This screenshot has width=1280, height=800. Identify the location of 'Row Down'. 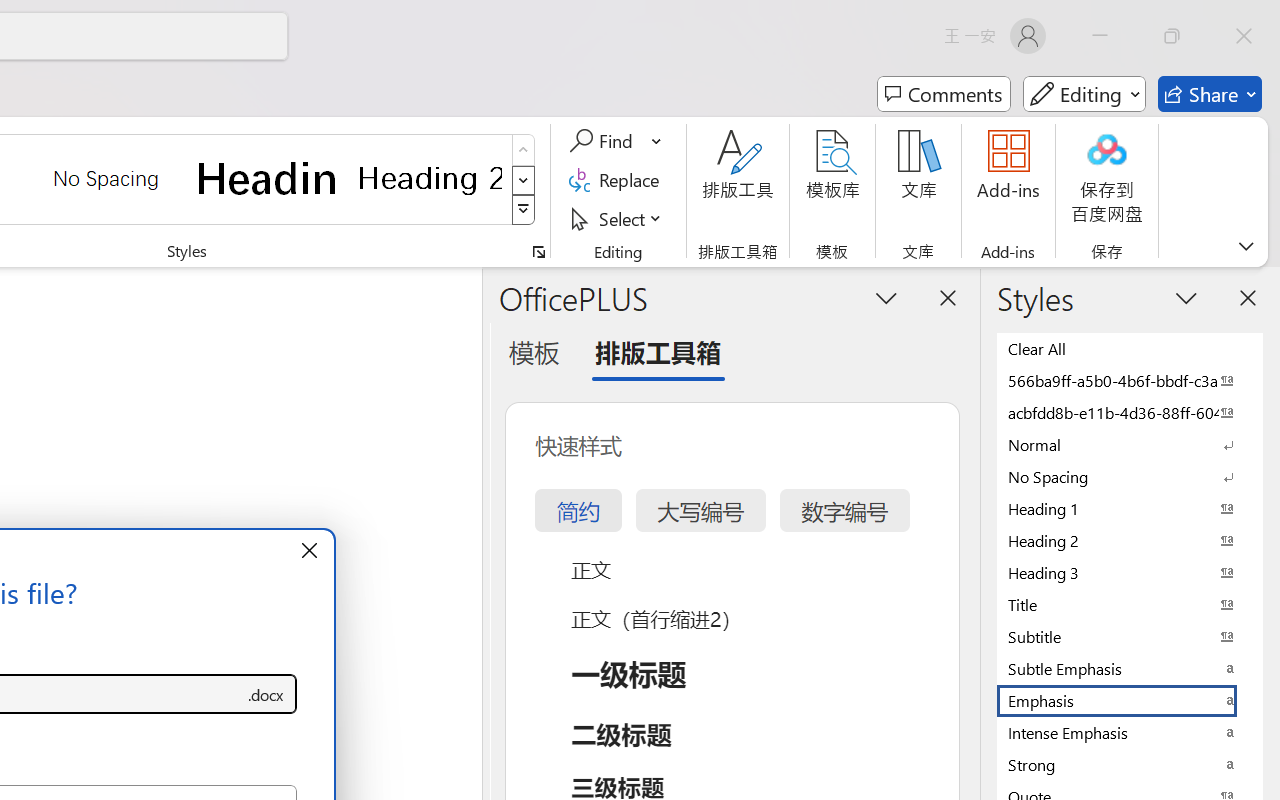
(523, 179).